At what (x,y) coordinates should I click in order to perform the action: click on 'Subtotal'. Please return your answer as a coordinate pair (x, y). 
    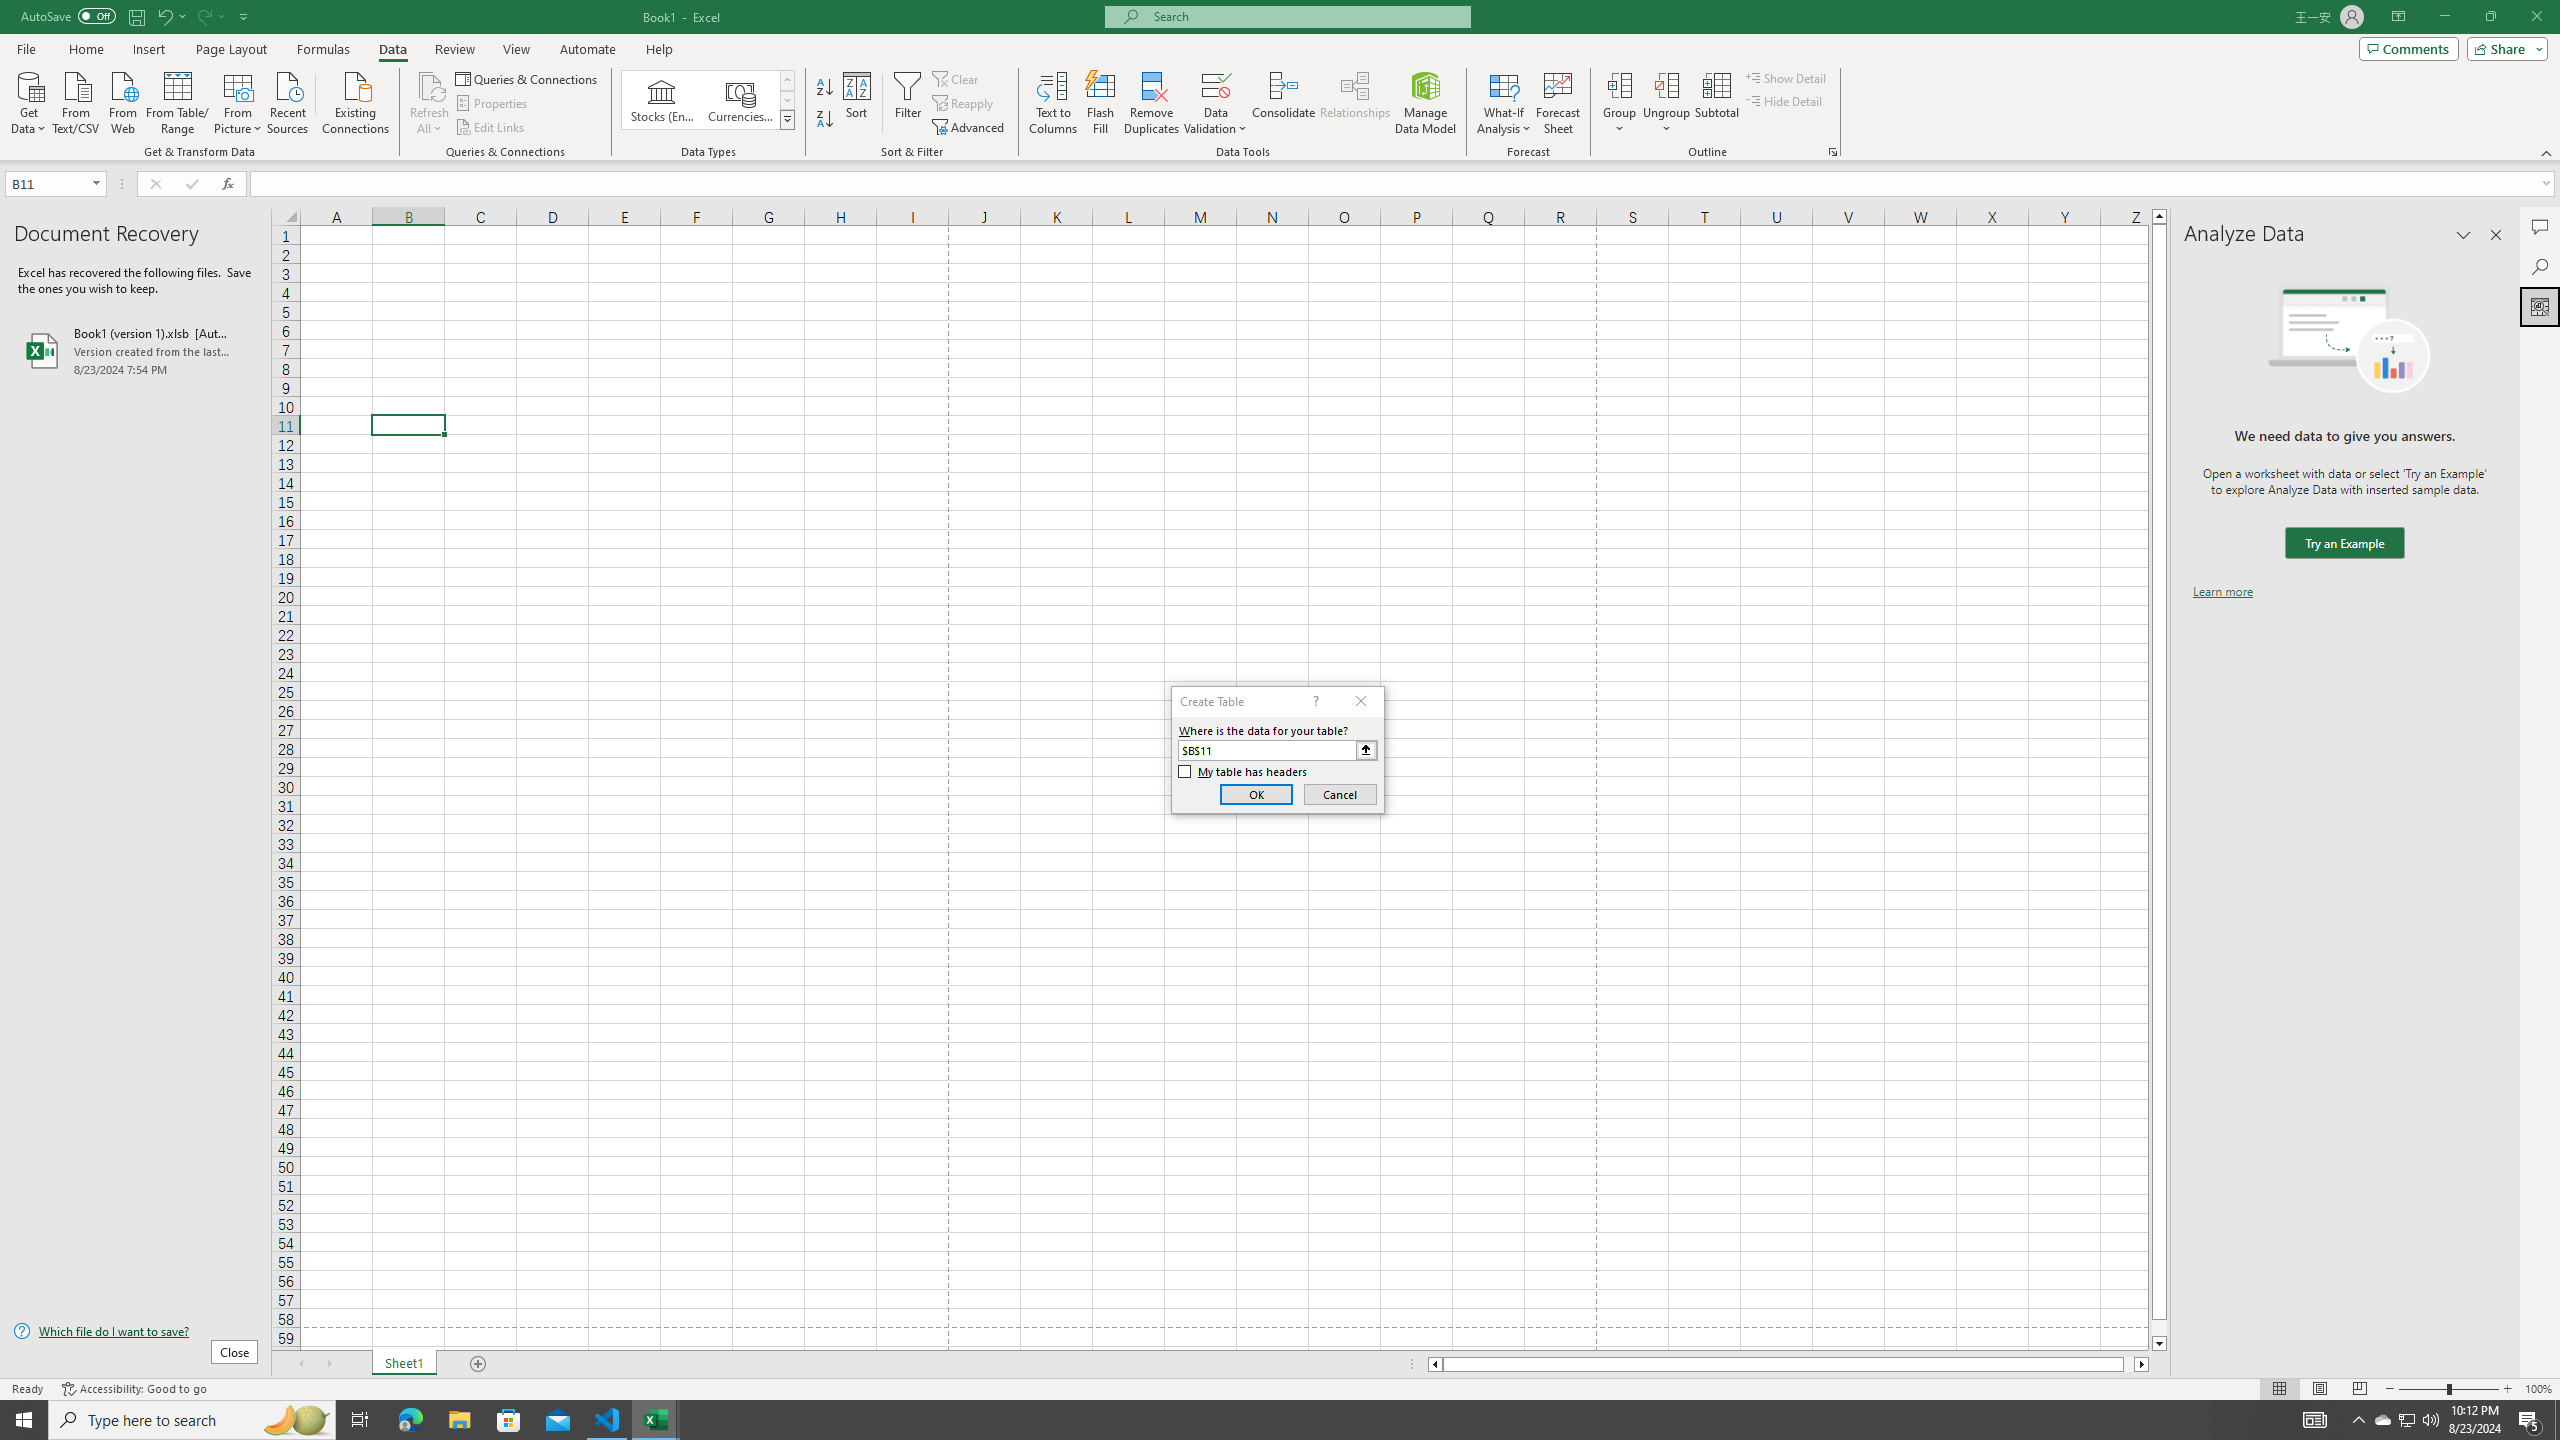
    Looking at the image, I should click on (1716, 103).